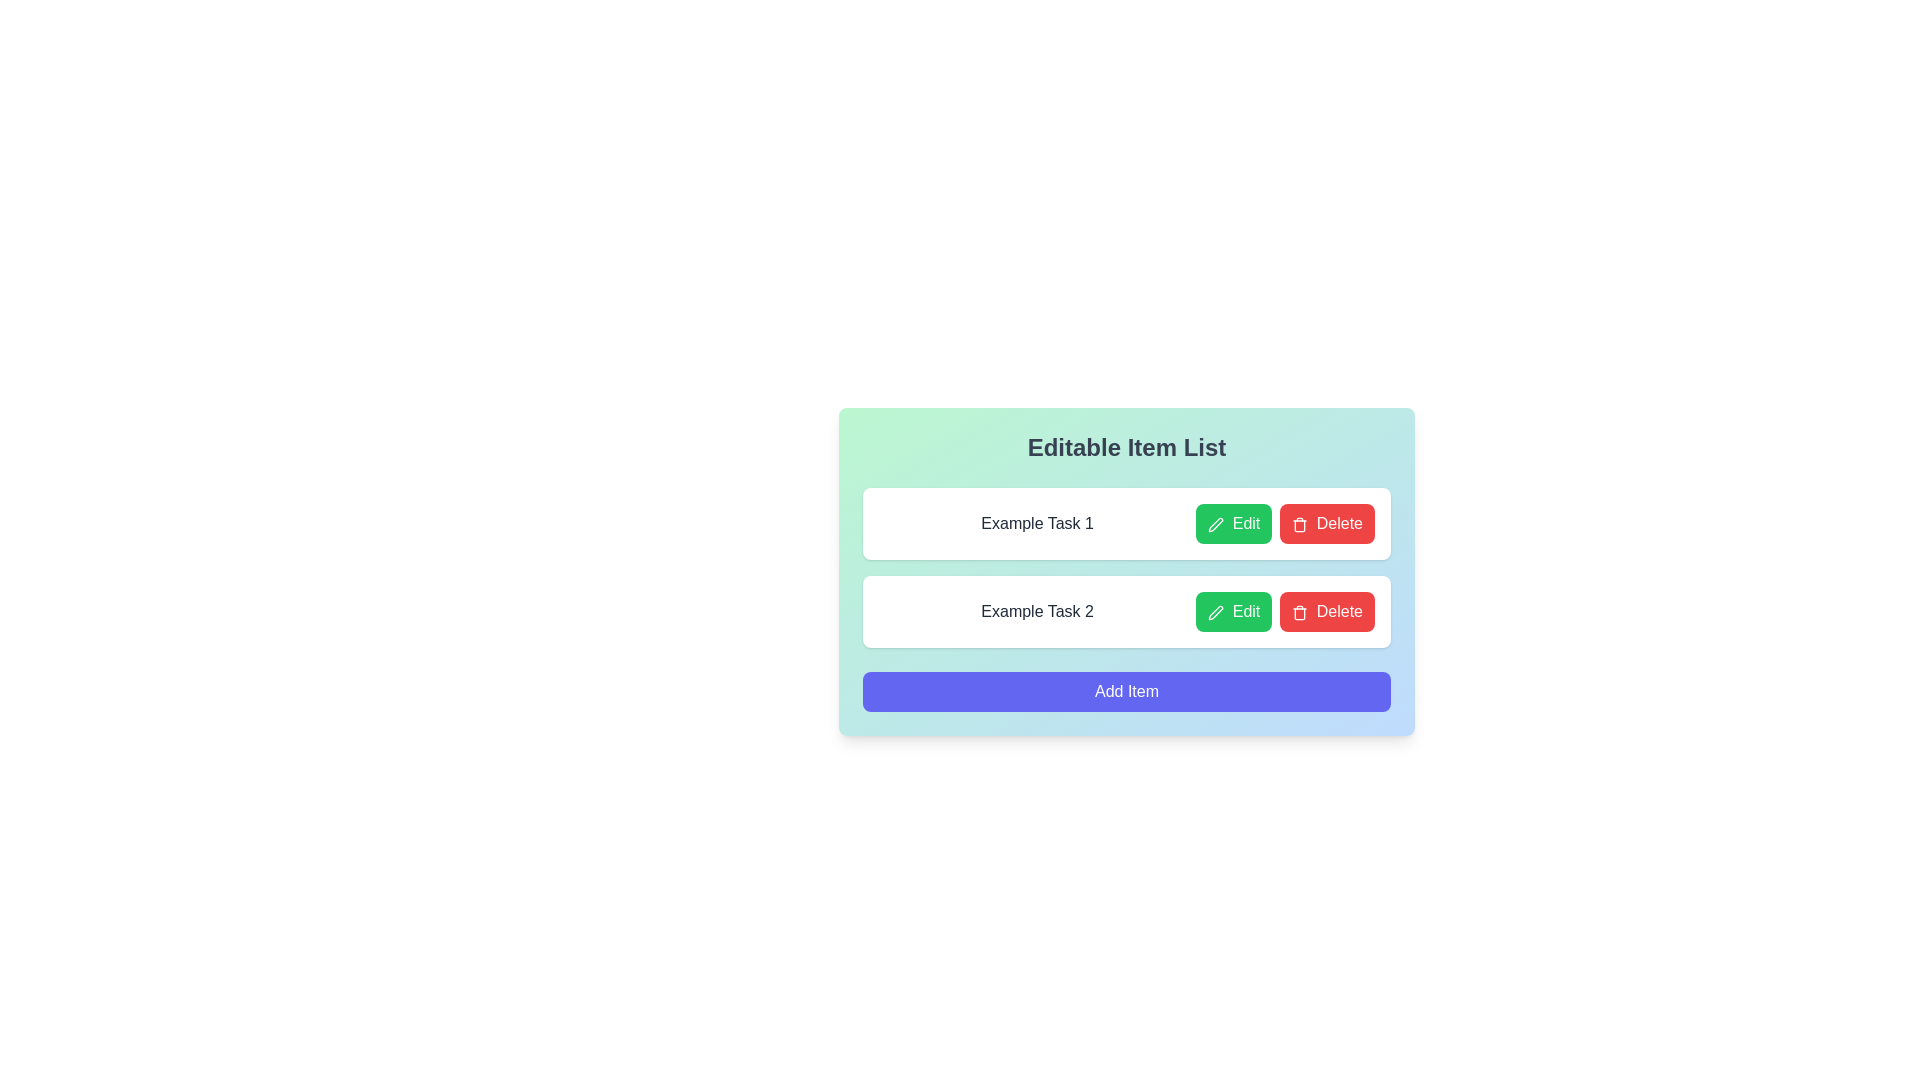 This screenshot has height=1080, width=1920. Describe the element at coordinates (1037, 611) in the screenshot. I see `the static text label displaying 'Example Task 2' located in the second task item row, which is directly below 'Example Task 1' and above the 'Add Item' button` at that location.